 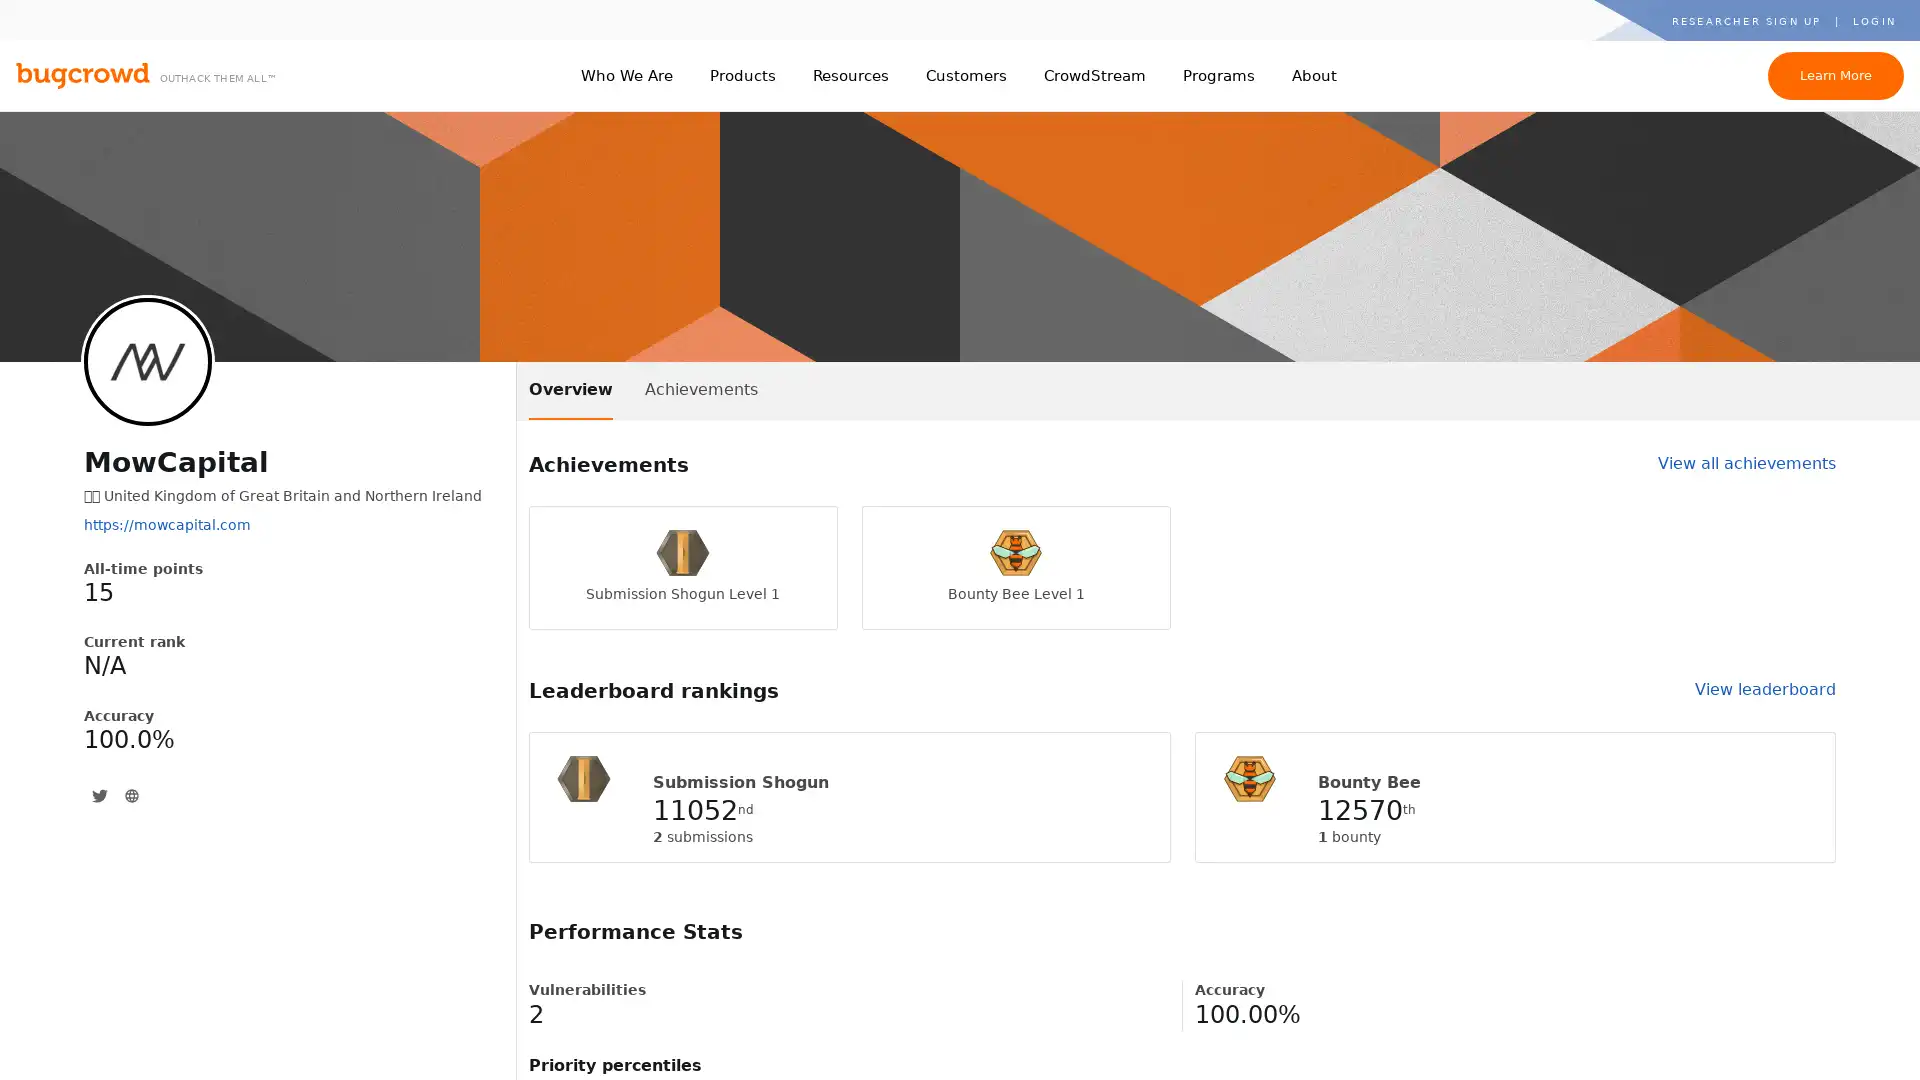 I want to click on Bounty Bee Level 1 Bounty Bee Level 1, so click(x=1015, y=567).